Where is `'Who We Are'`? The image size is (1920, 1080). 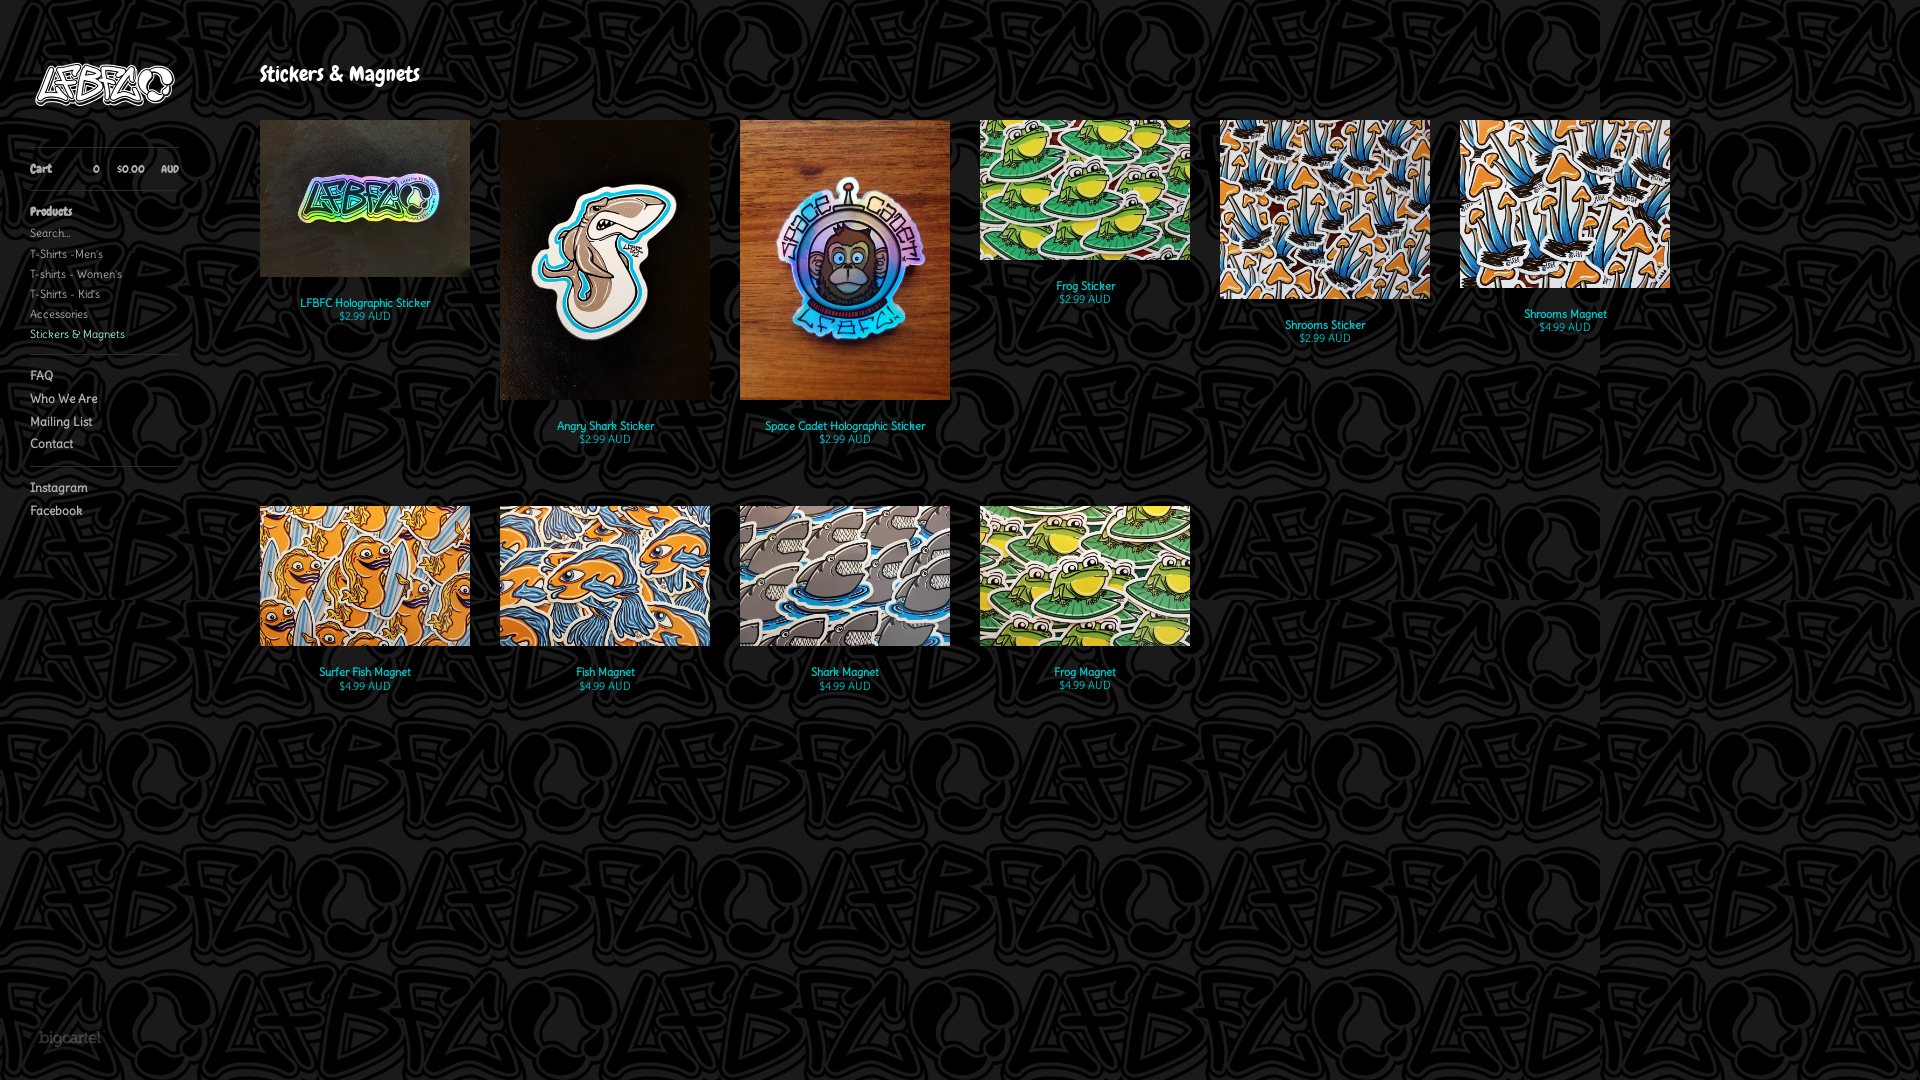
'Who We Are' is located at coordinates (103, 399).